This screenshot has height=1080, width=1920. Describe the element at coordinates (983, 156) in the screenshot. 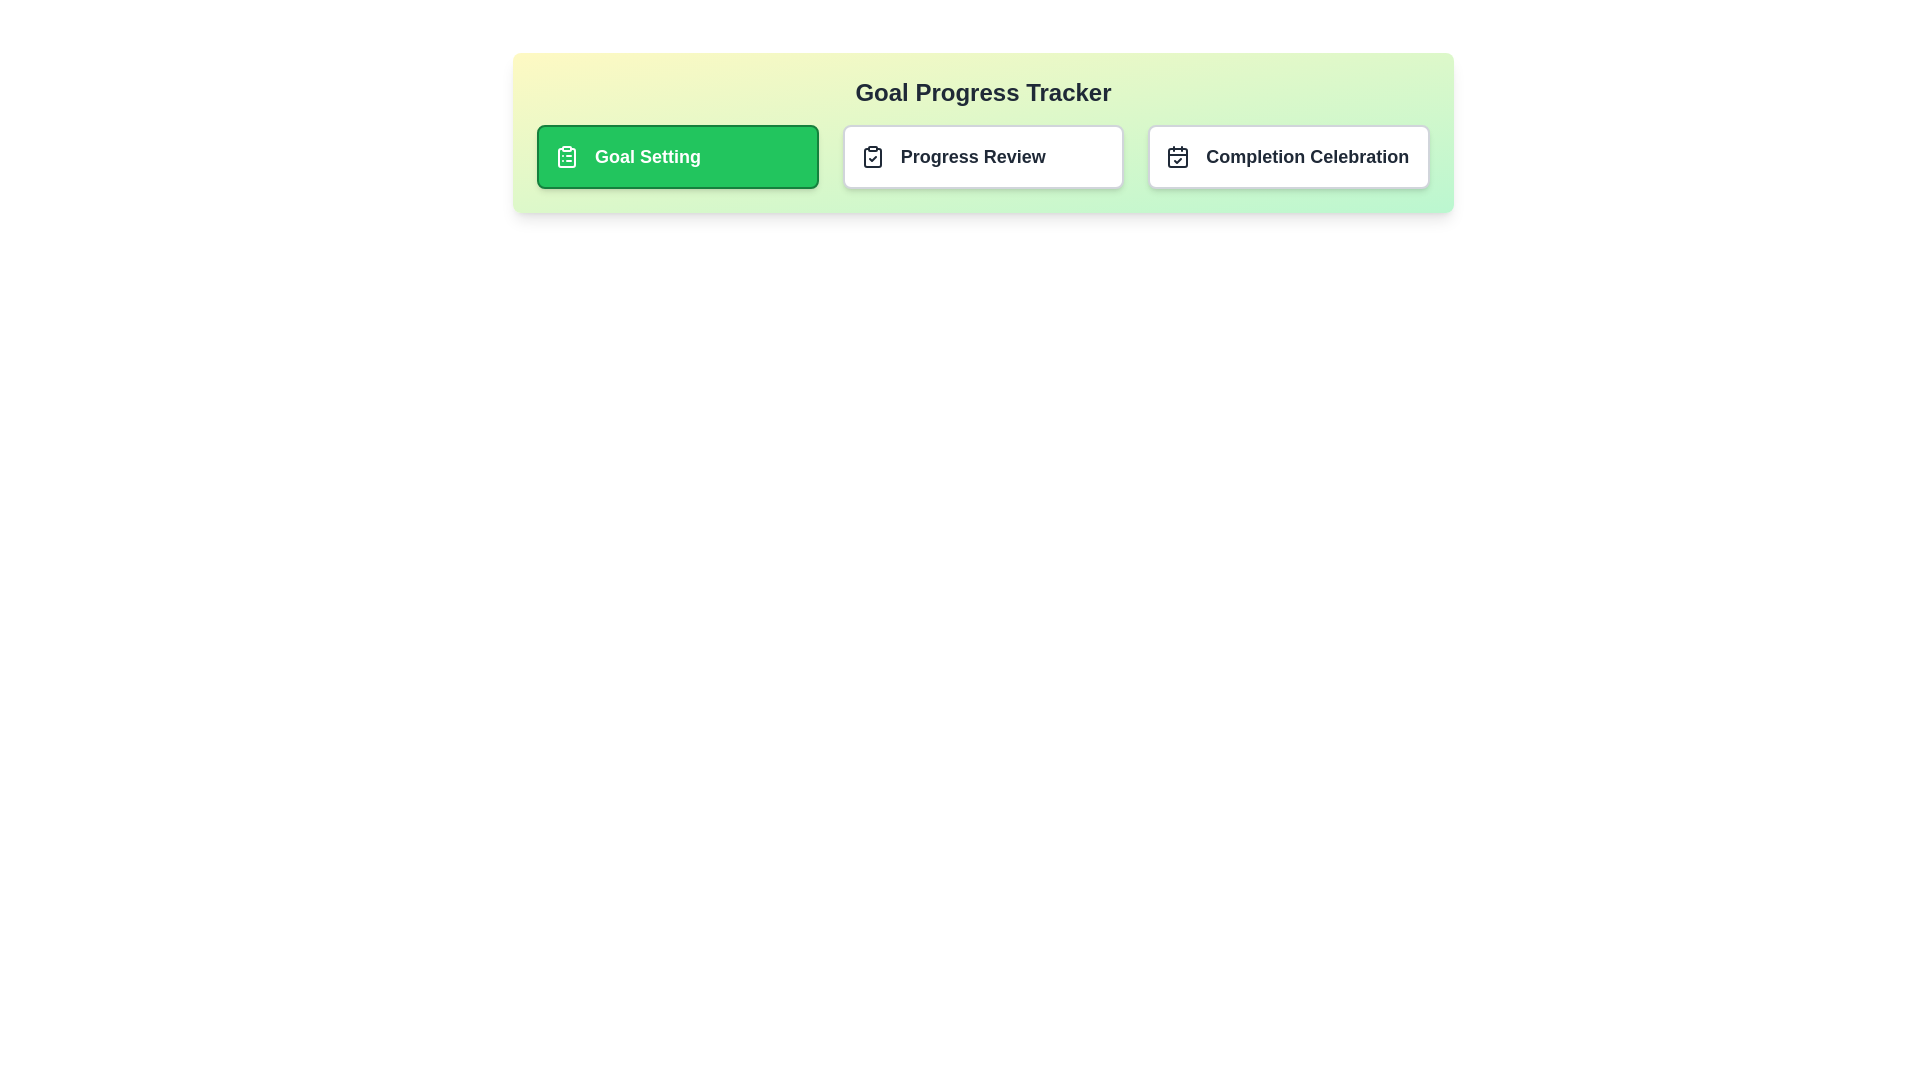

I see `the milestone card for Progress Review to observe the hover effect` at that location.